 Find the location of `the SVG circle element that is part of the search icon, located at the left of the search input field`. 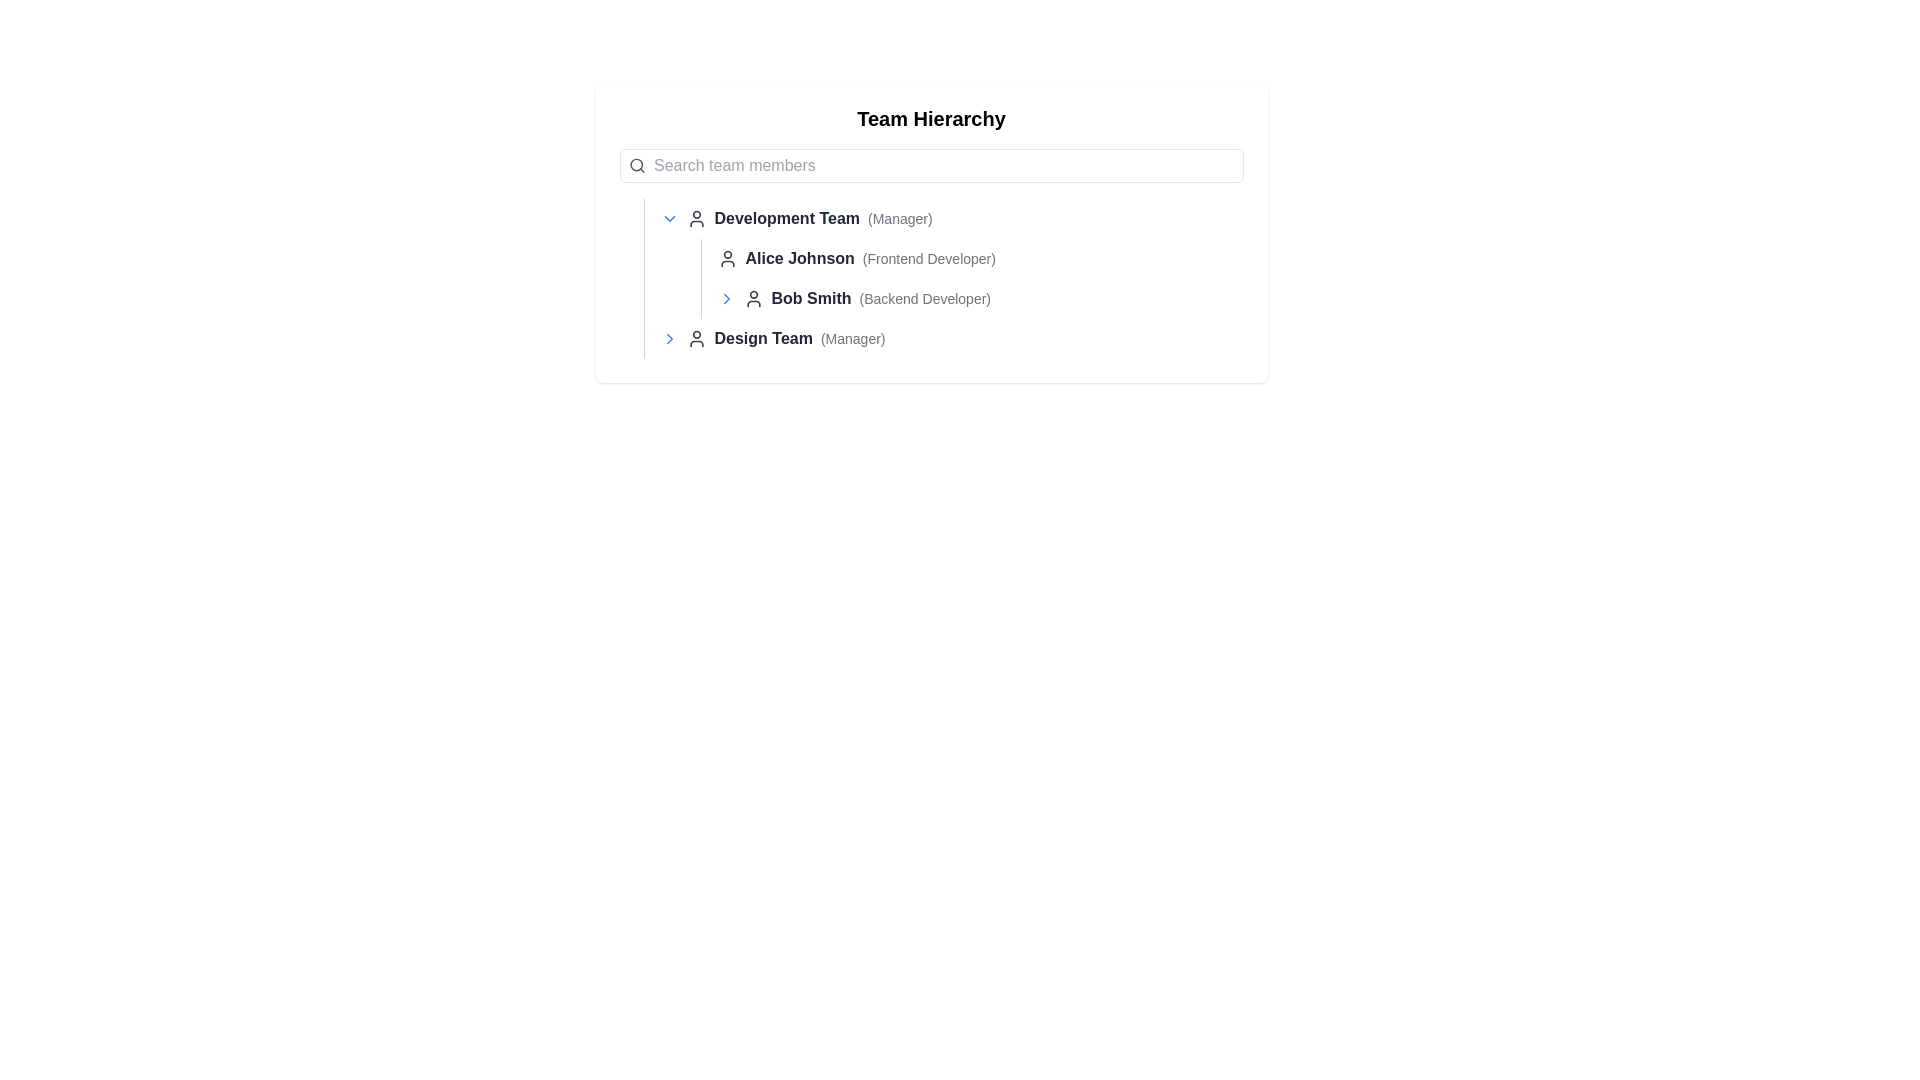

the SVG circle element that is part of the search icon, located at the left of the search input field is located at coordinates (635, 164).